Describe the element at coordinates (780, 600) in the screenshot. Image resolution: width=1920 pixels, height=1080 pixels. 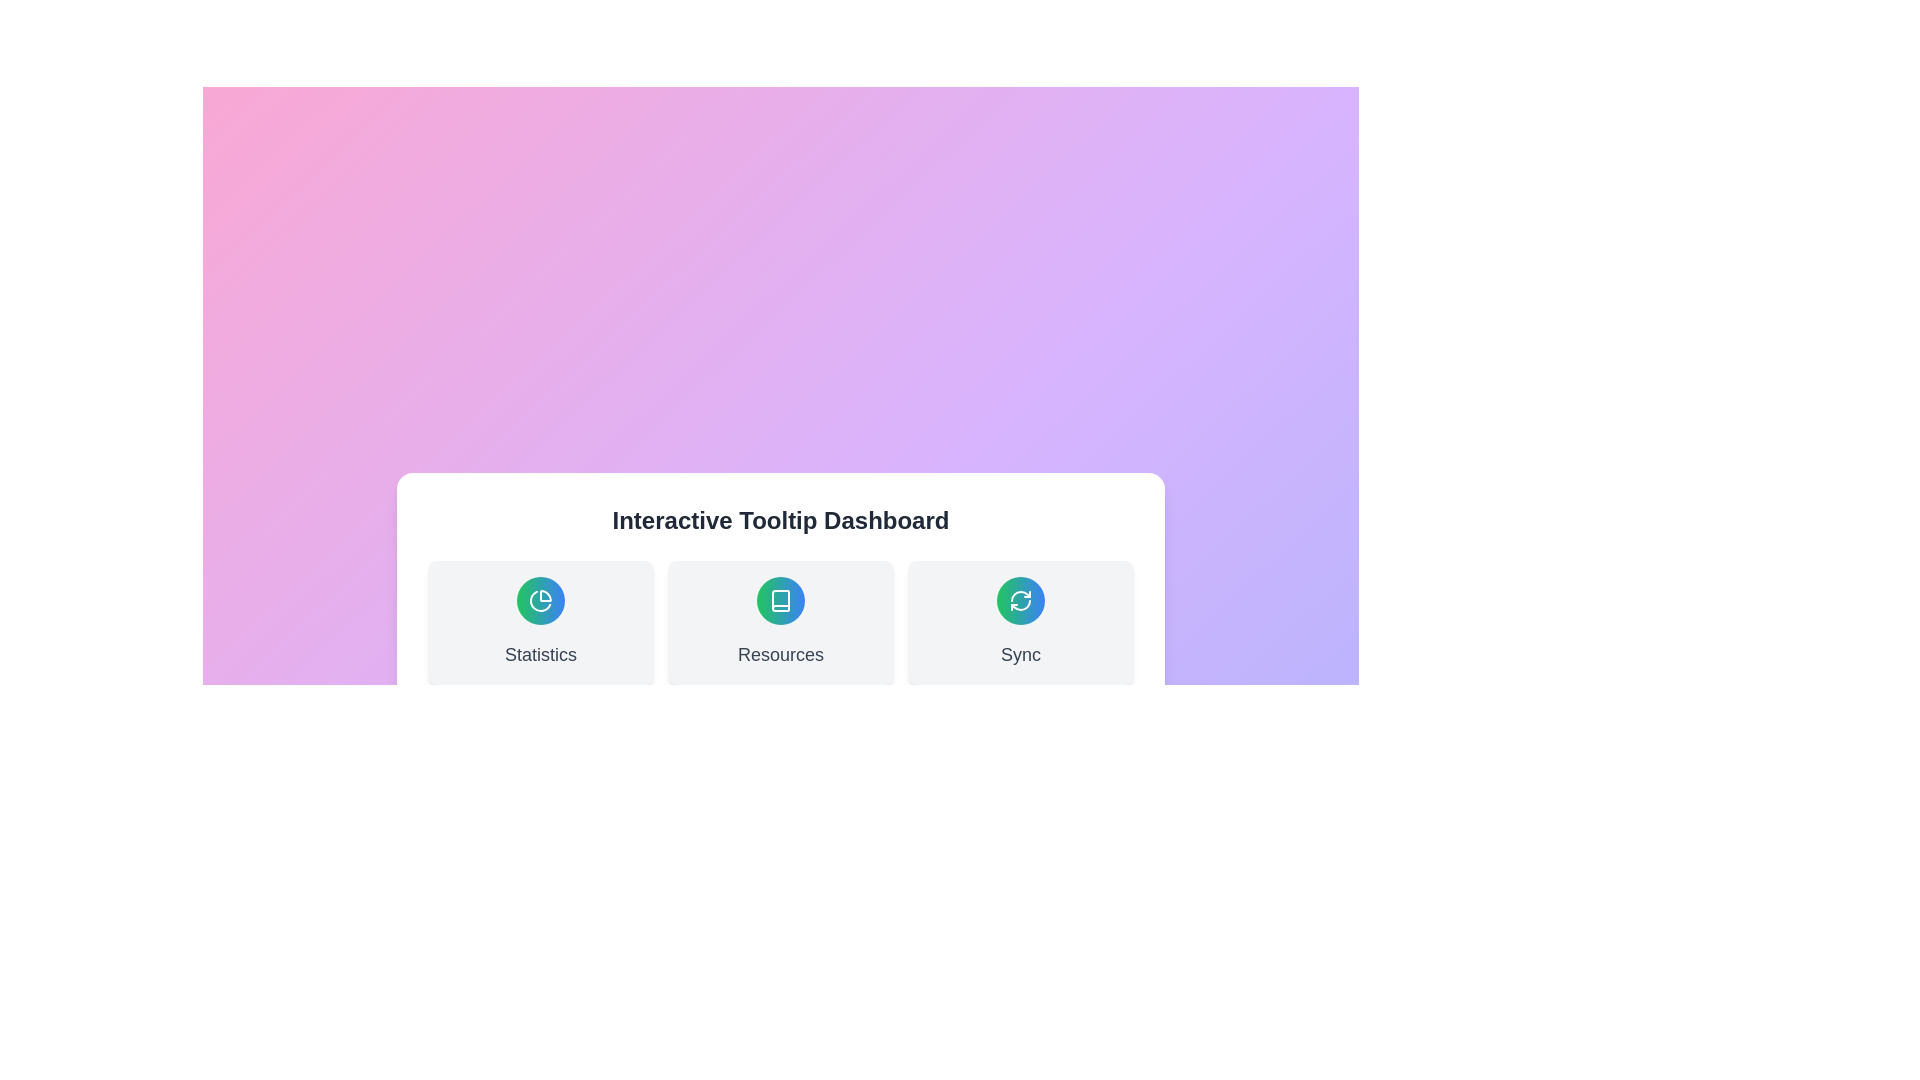
I see `the decorative shape inside the book icon located within the 'Resources' card` at that location.